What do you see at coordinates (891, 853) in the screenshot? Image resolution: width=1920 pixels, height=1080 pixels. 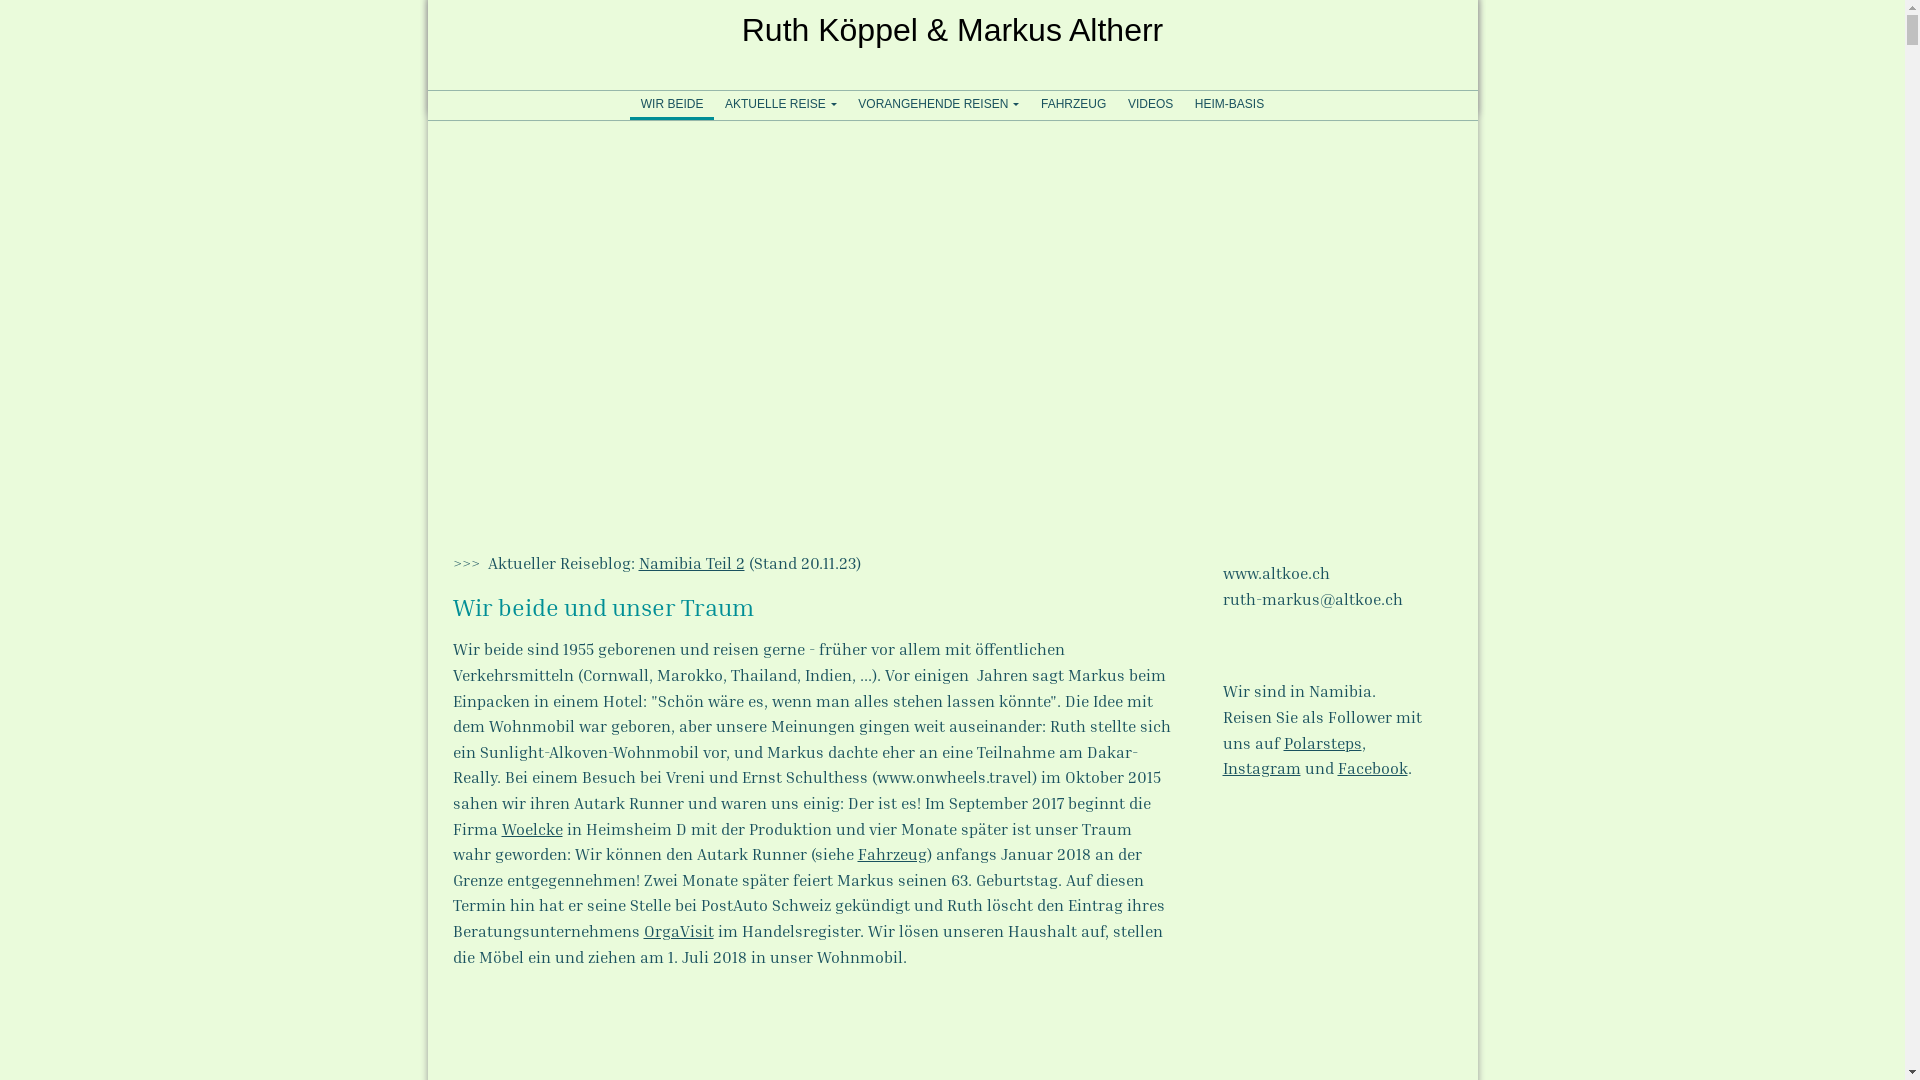 I see `'Fahrzeug'` at bounding box center [891, 853].